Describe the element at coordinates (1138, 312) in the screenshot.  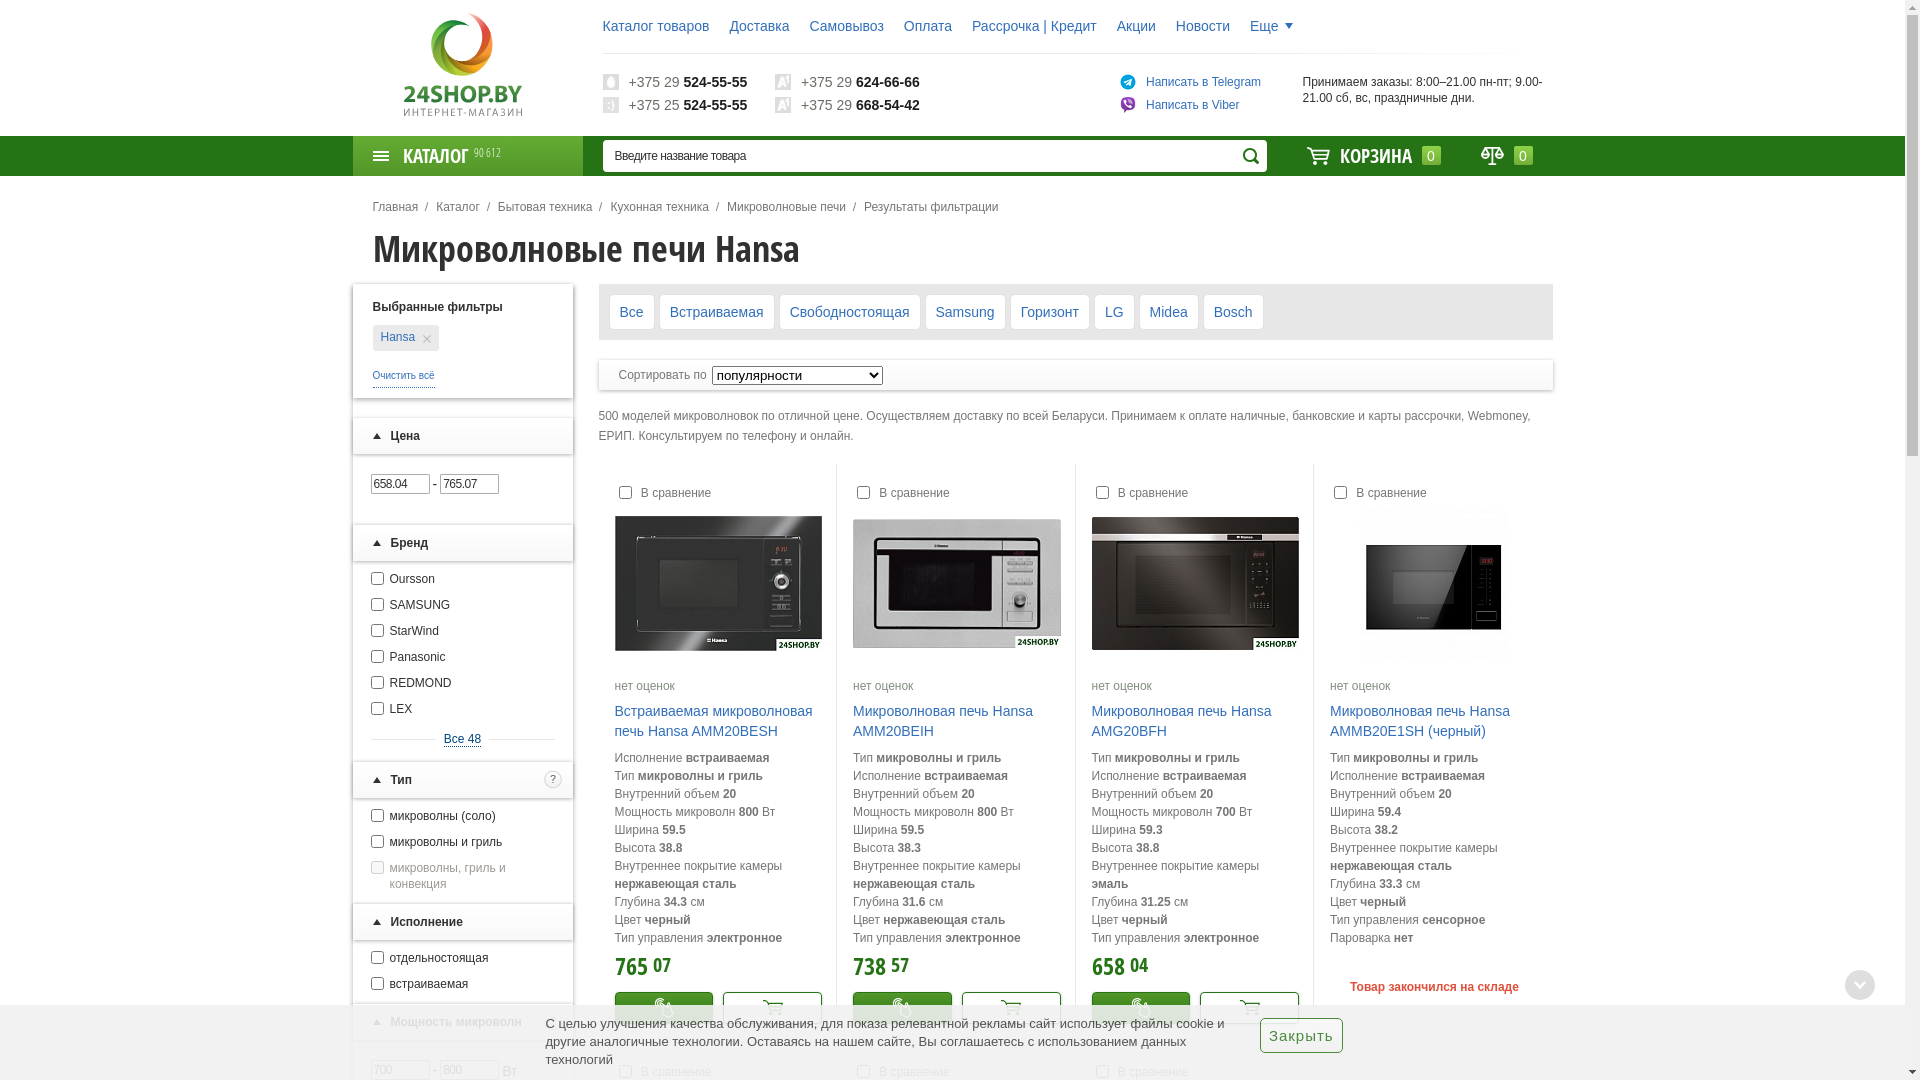
I see `'Midea'` at that location.